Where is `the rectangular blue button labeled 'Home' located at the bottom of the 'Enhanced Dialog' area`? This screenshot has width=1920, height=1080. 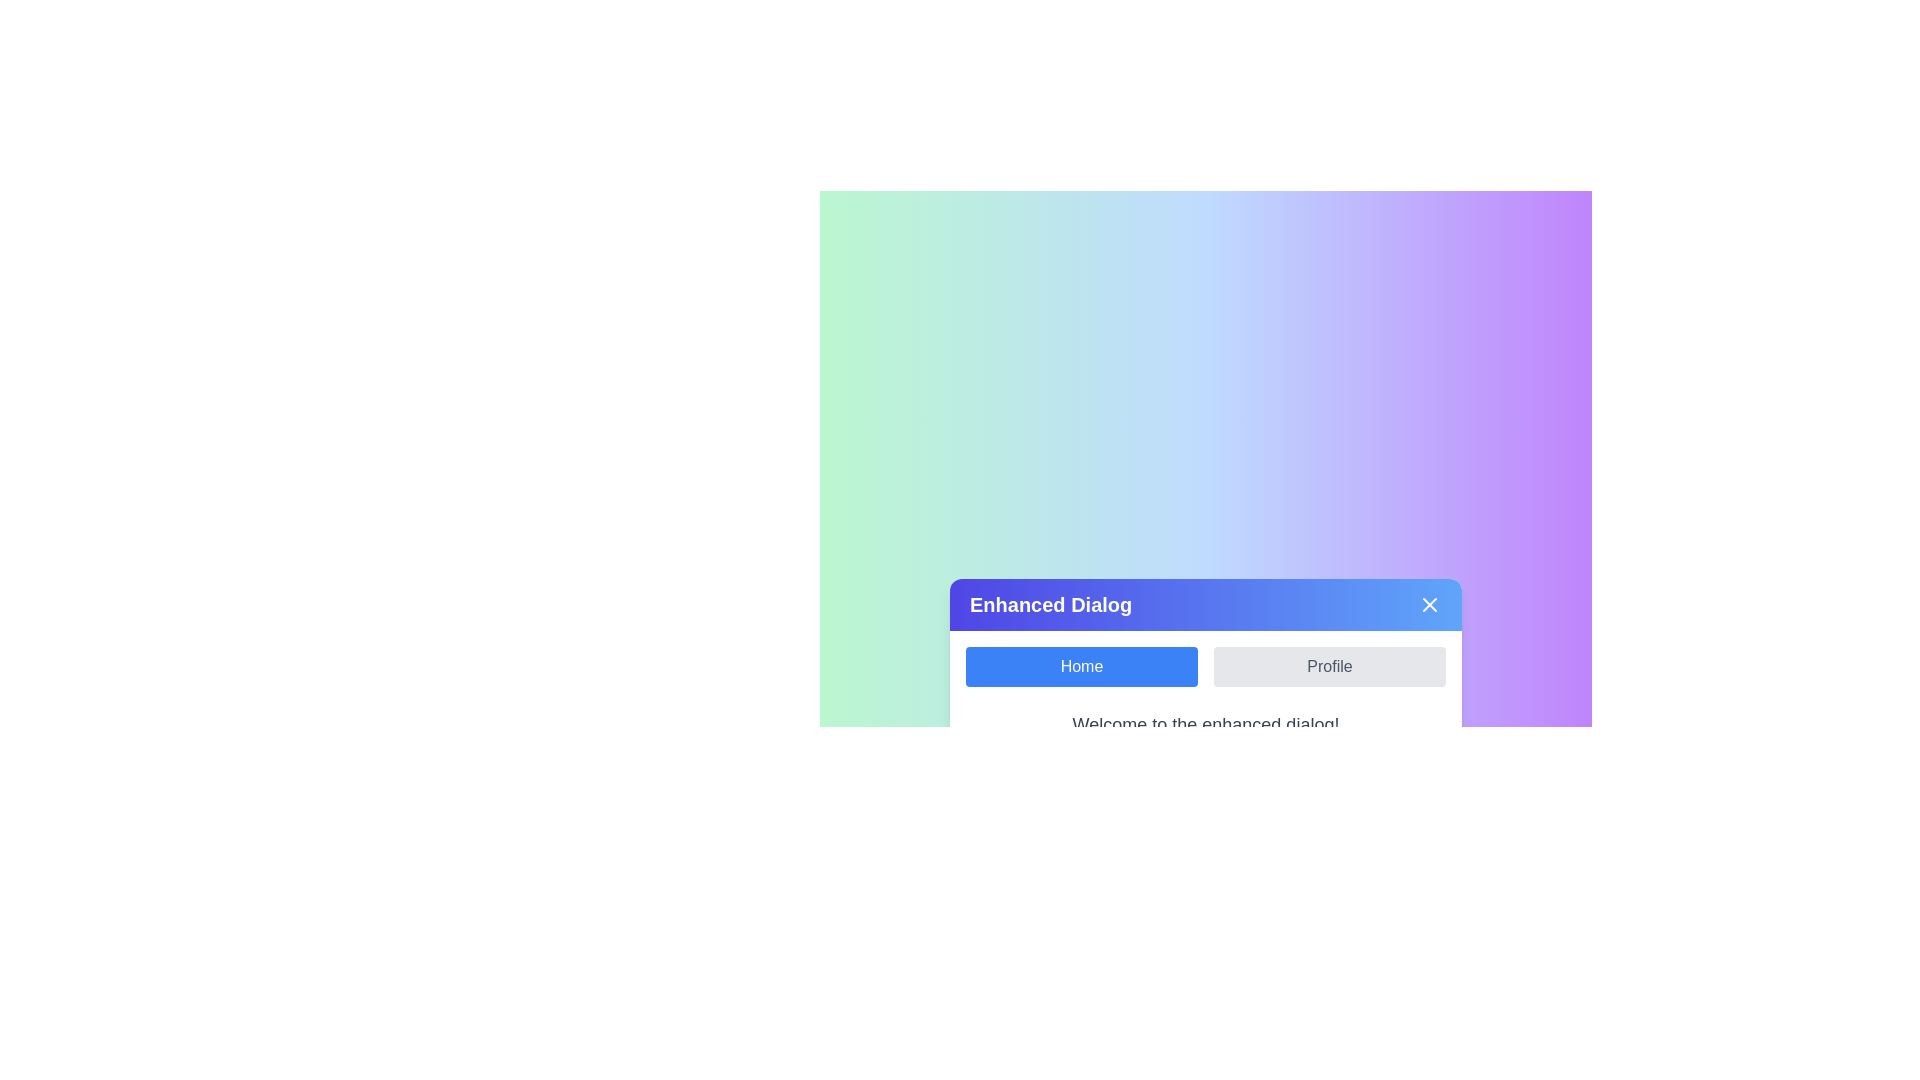
the rectangular blue button labeled 'Home' located at the bottom of the 'Enhanced Dialog' area is located at coordinates (1080, 667).